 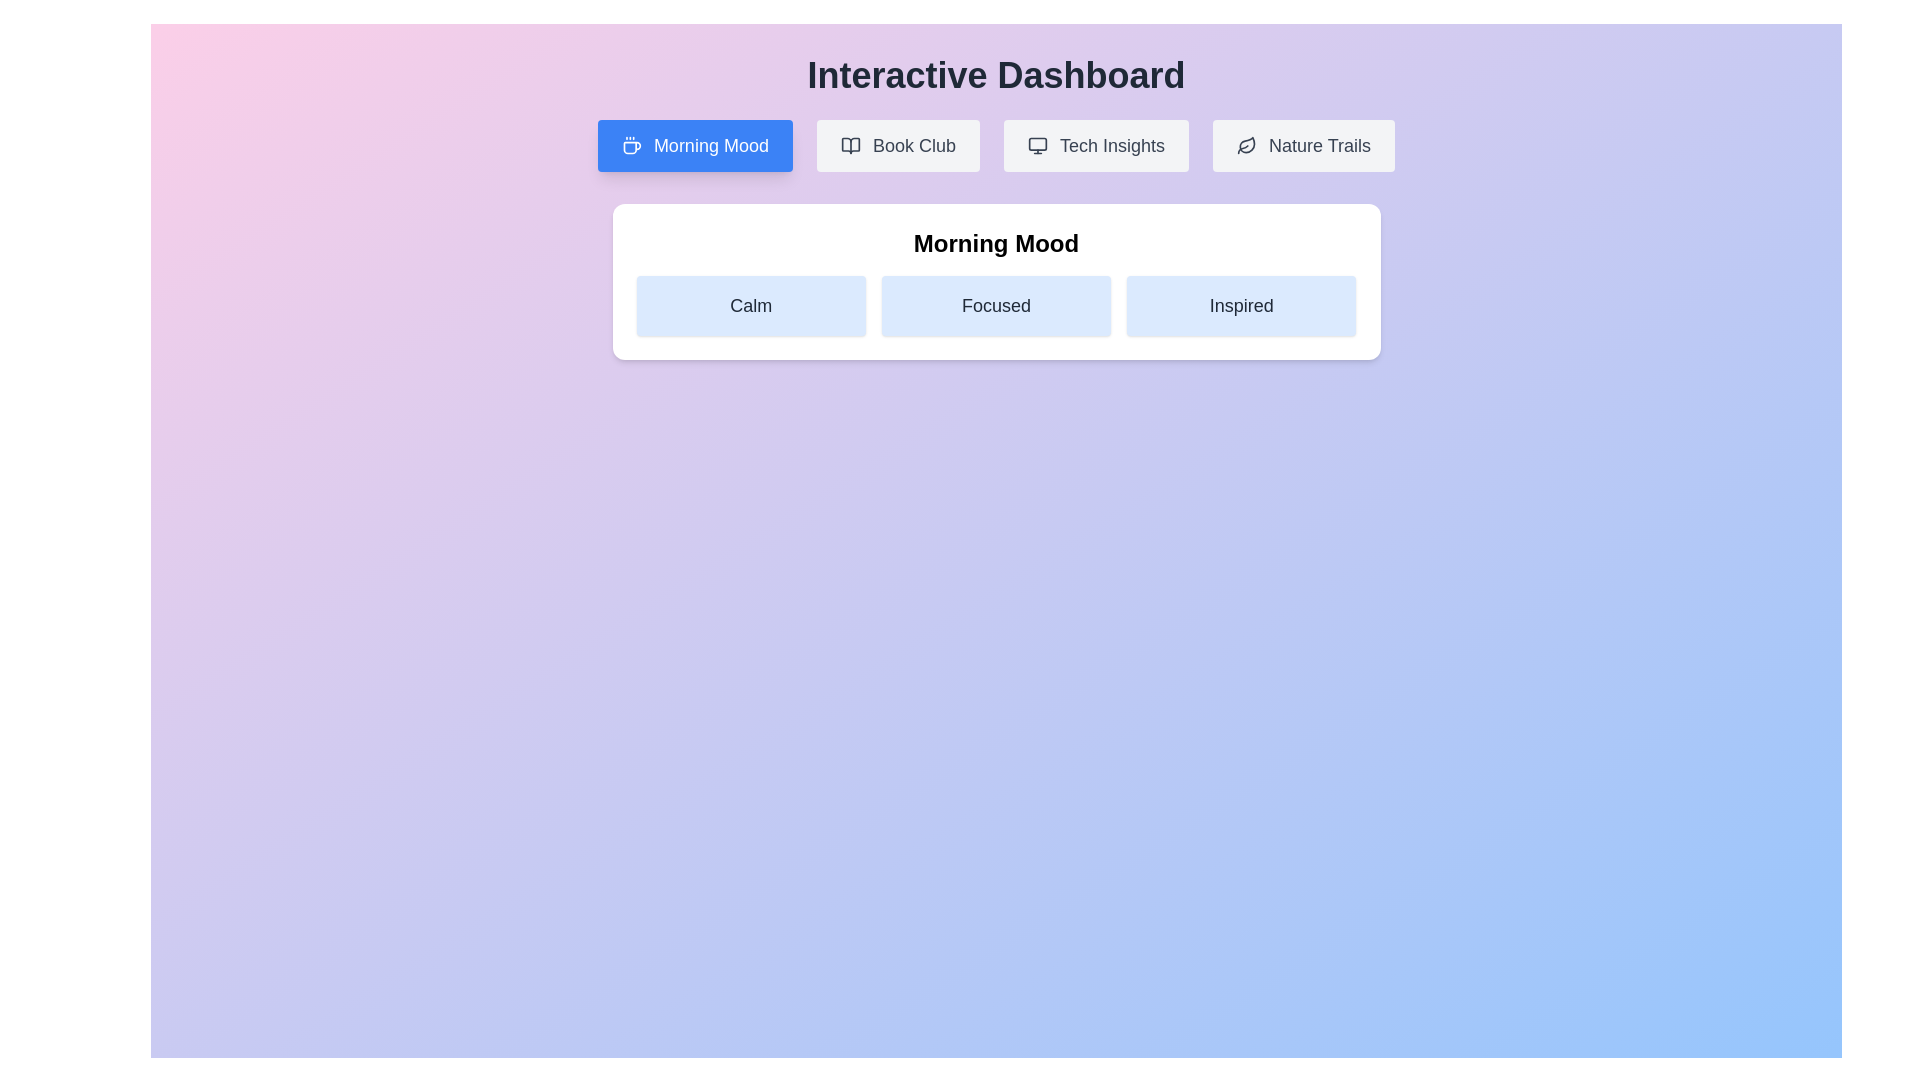 I want to click on the 'Book Club' graphical icon located in the second button from the left in the navigation bar at the top of the interface, so click(x=850, y=145).